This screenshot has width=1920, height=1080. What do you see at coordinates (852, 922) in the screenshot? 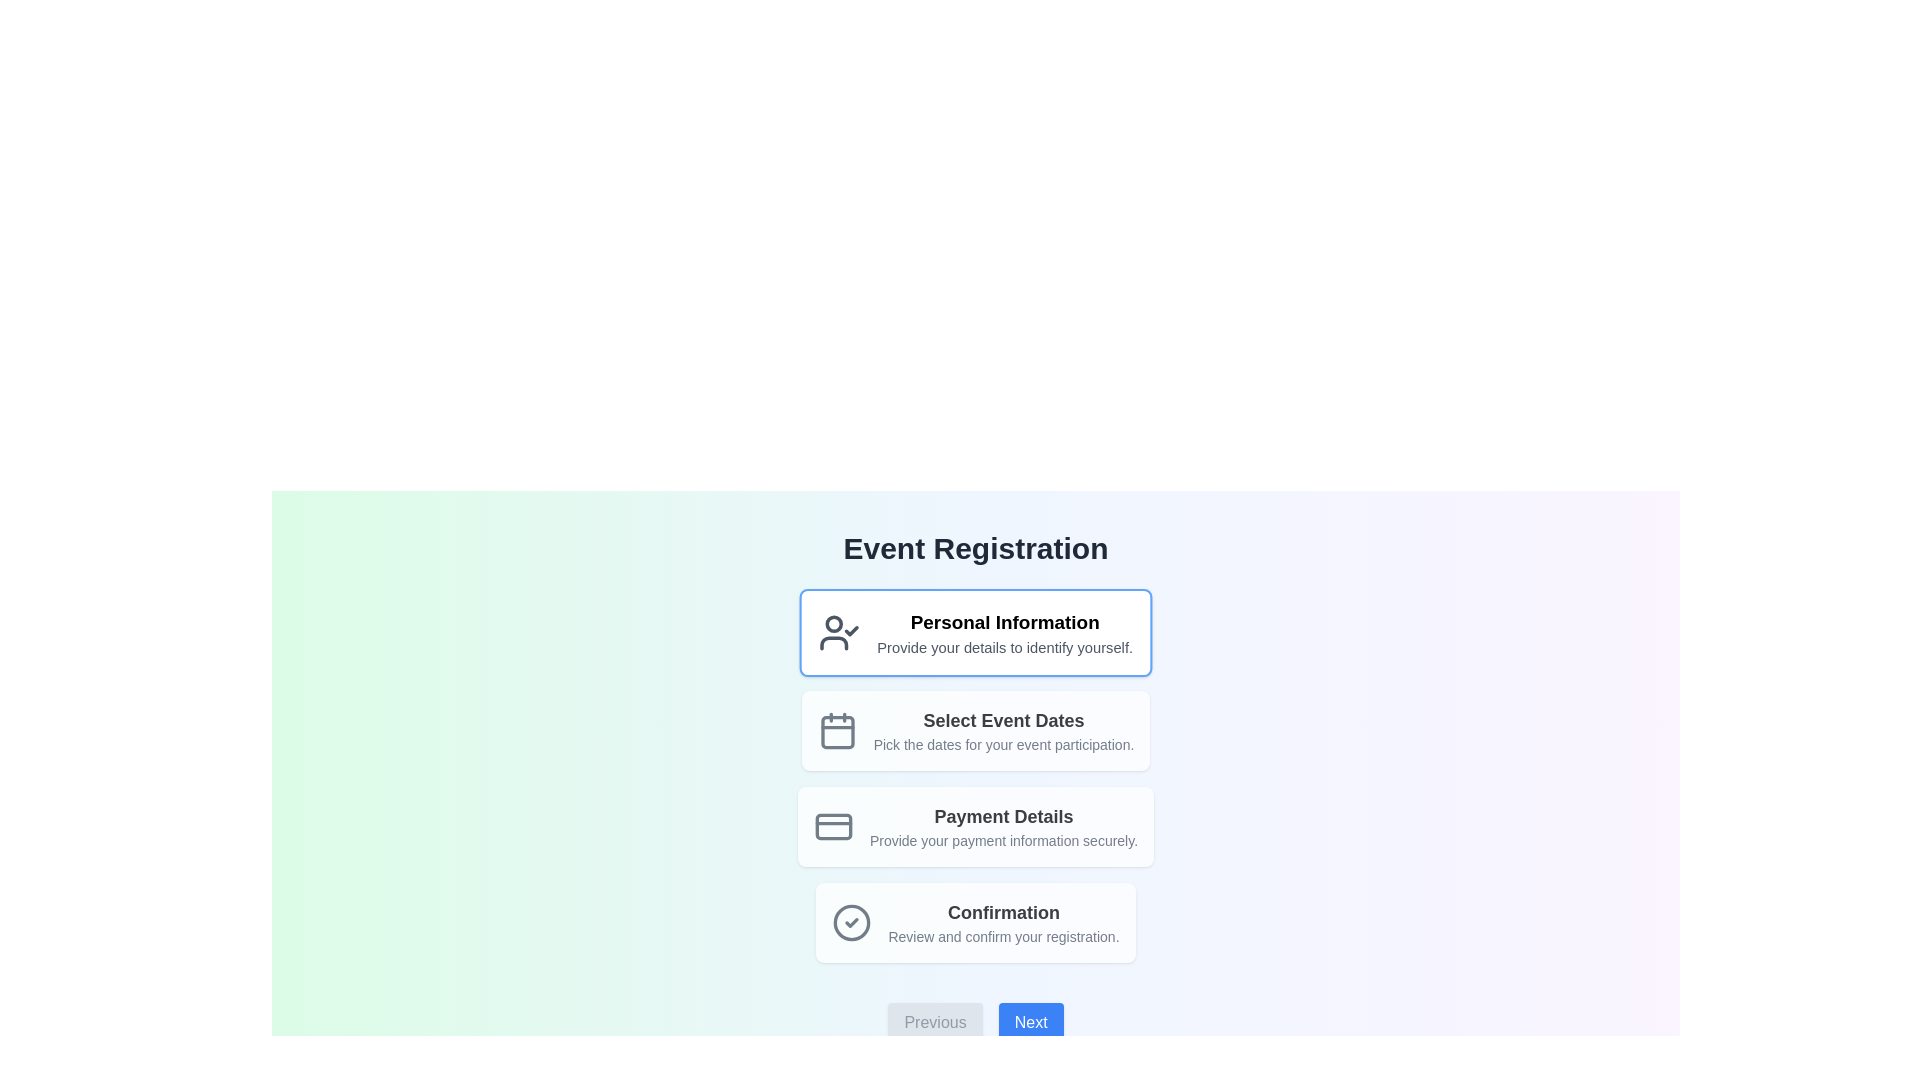
I see `the circular icon depicting a checkmark with a gray outline, located in the 'Confirmation' section at the bottom of the steps` at bounding box center [852, 922].